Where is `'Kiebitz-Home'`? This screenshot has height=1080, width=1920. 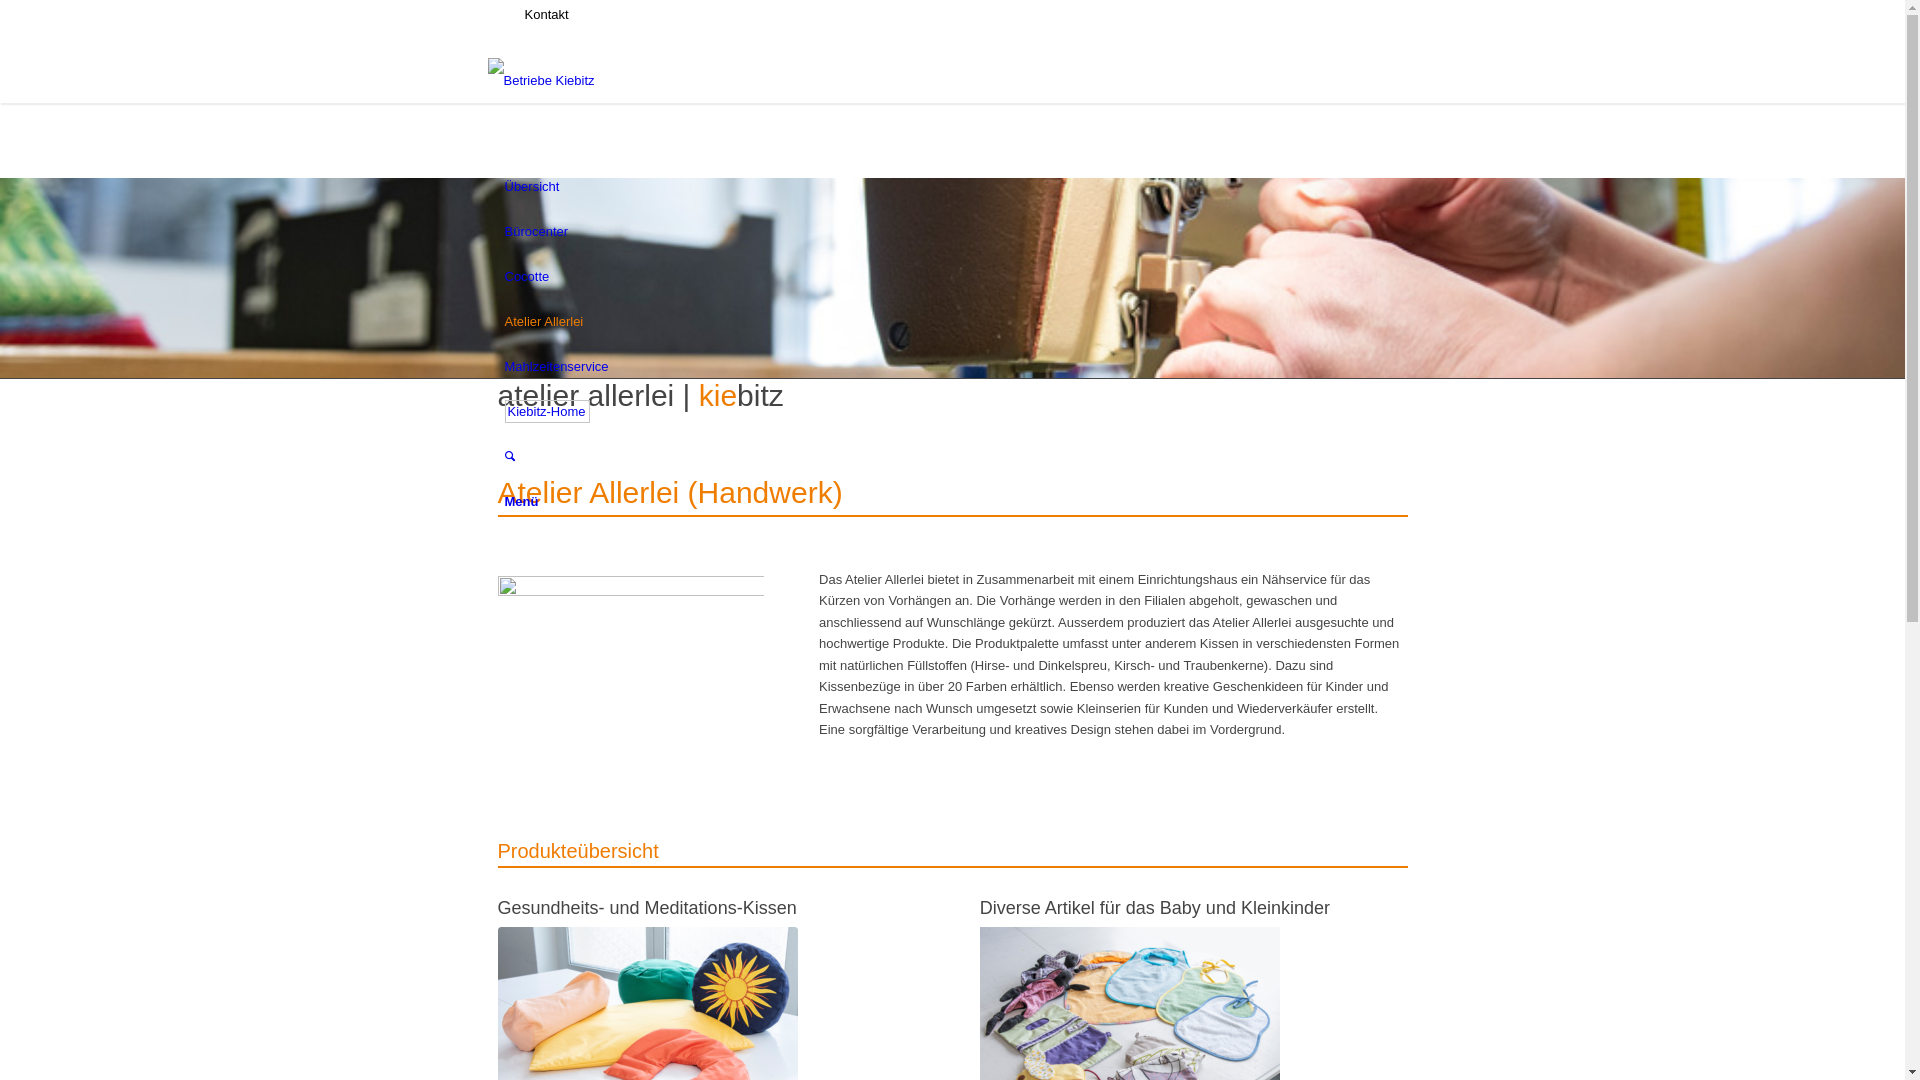 'Kiebitz-Home' is located at coordinates (546, 410).